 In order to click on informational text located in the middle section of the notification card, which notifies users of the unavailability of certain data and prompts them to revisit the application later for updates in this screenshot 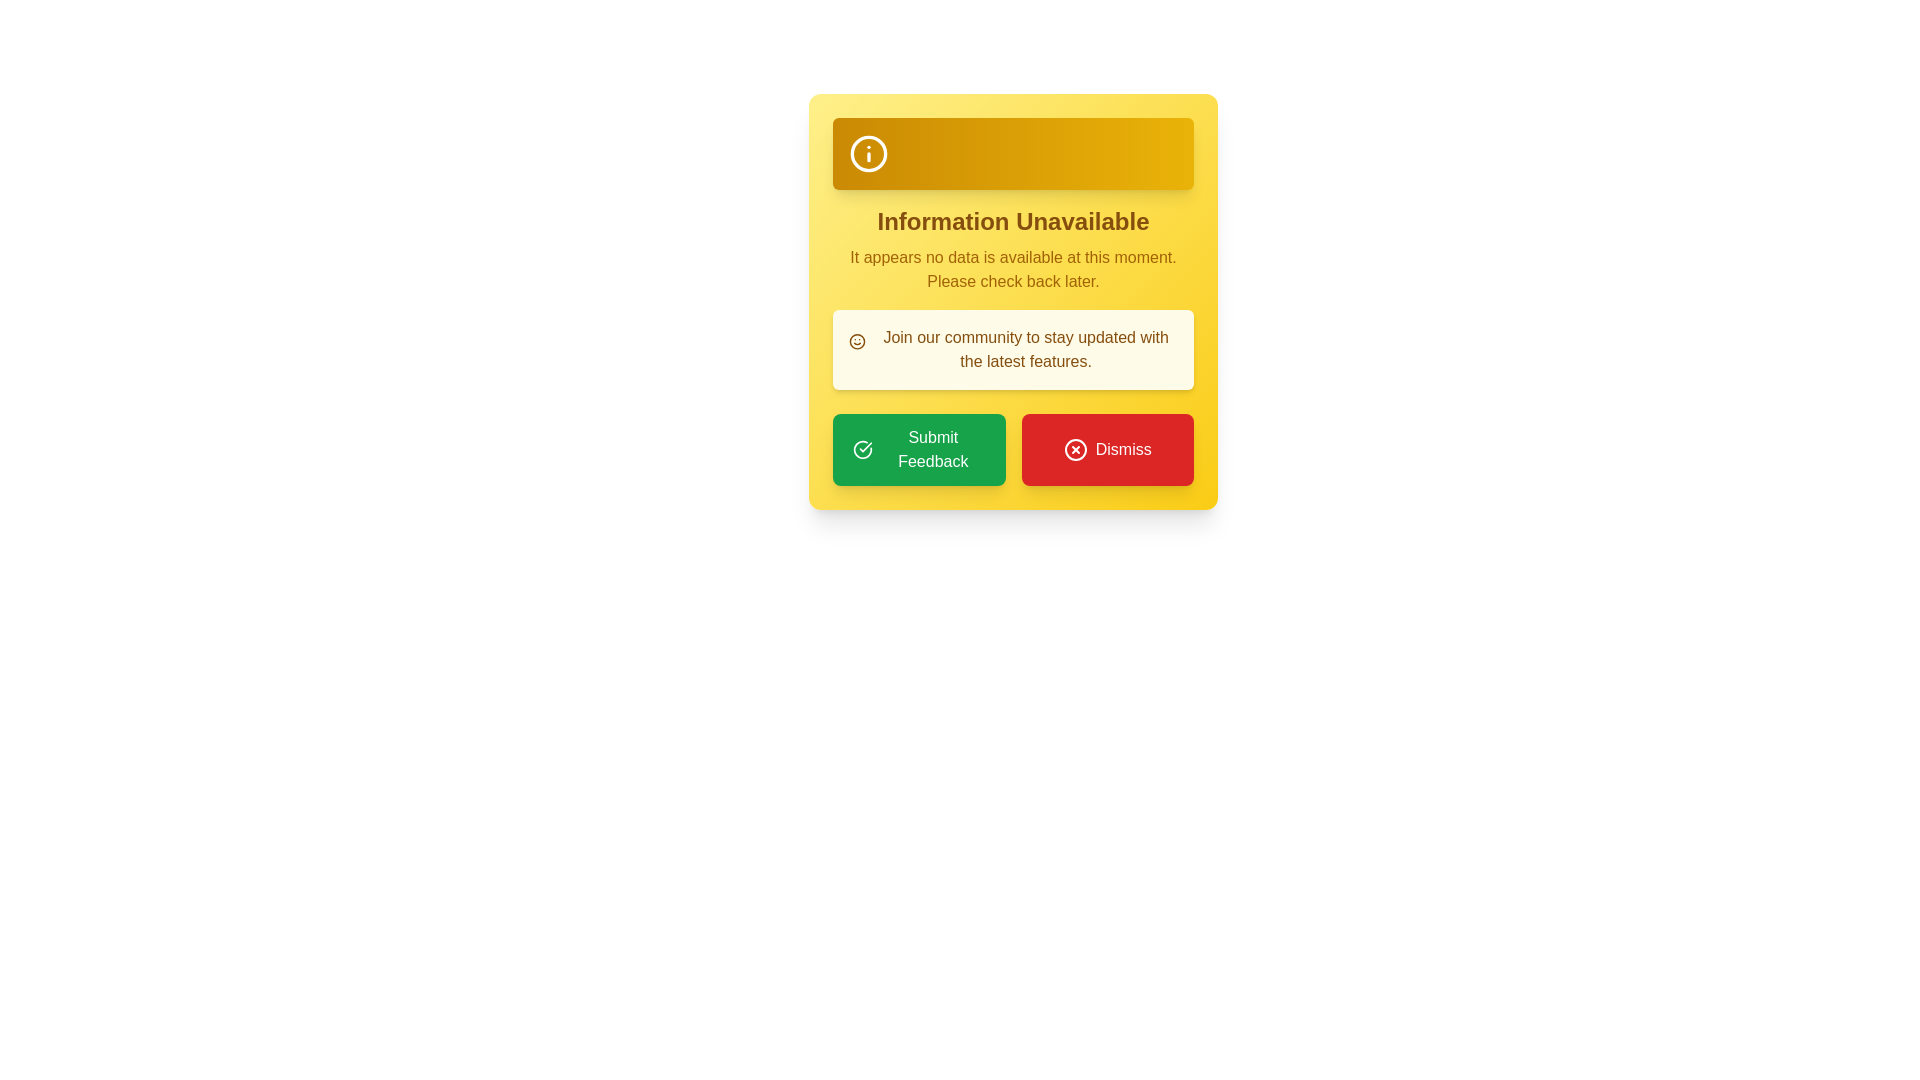, I will do `click(1013, 270)`.